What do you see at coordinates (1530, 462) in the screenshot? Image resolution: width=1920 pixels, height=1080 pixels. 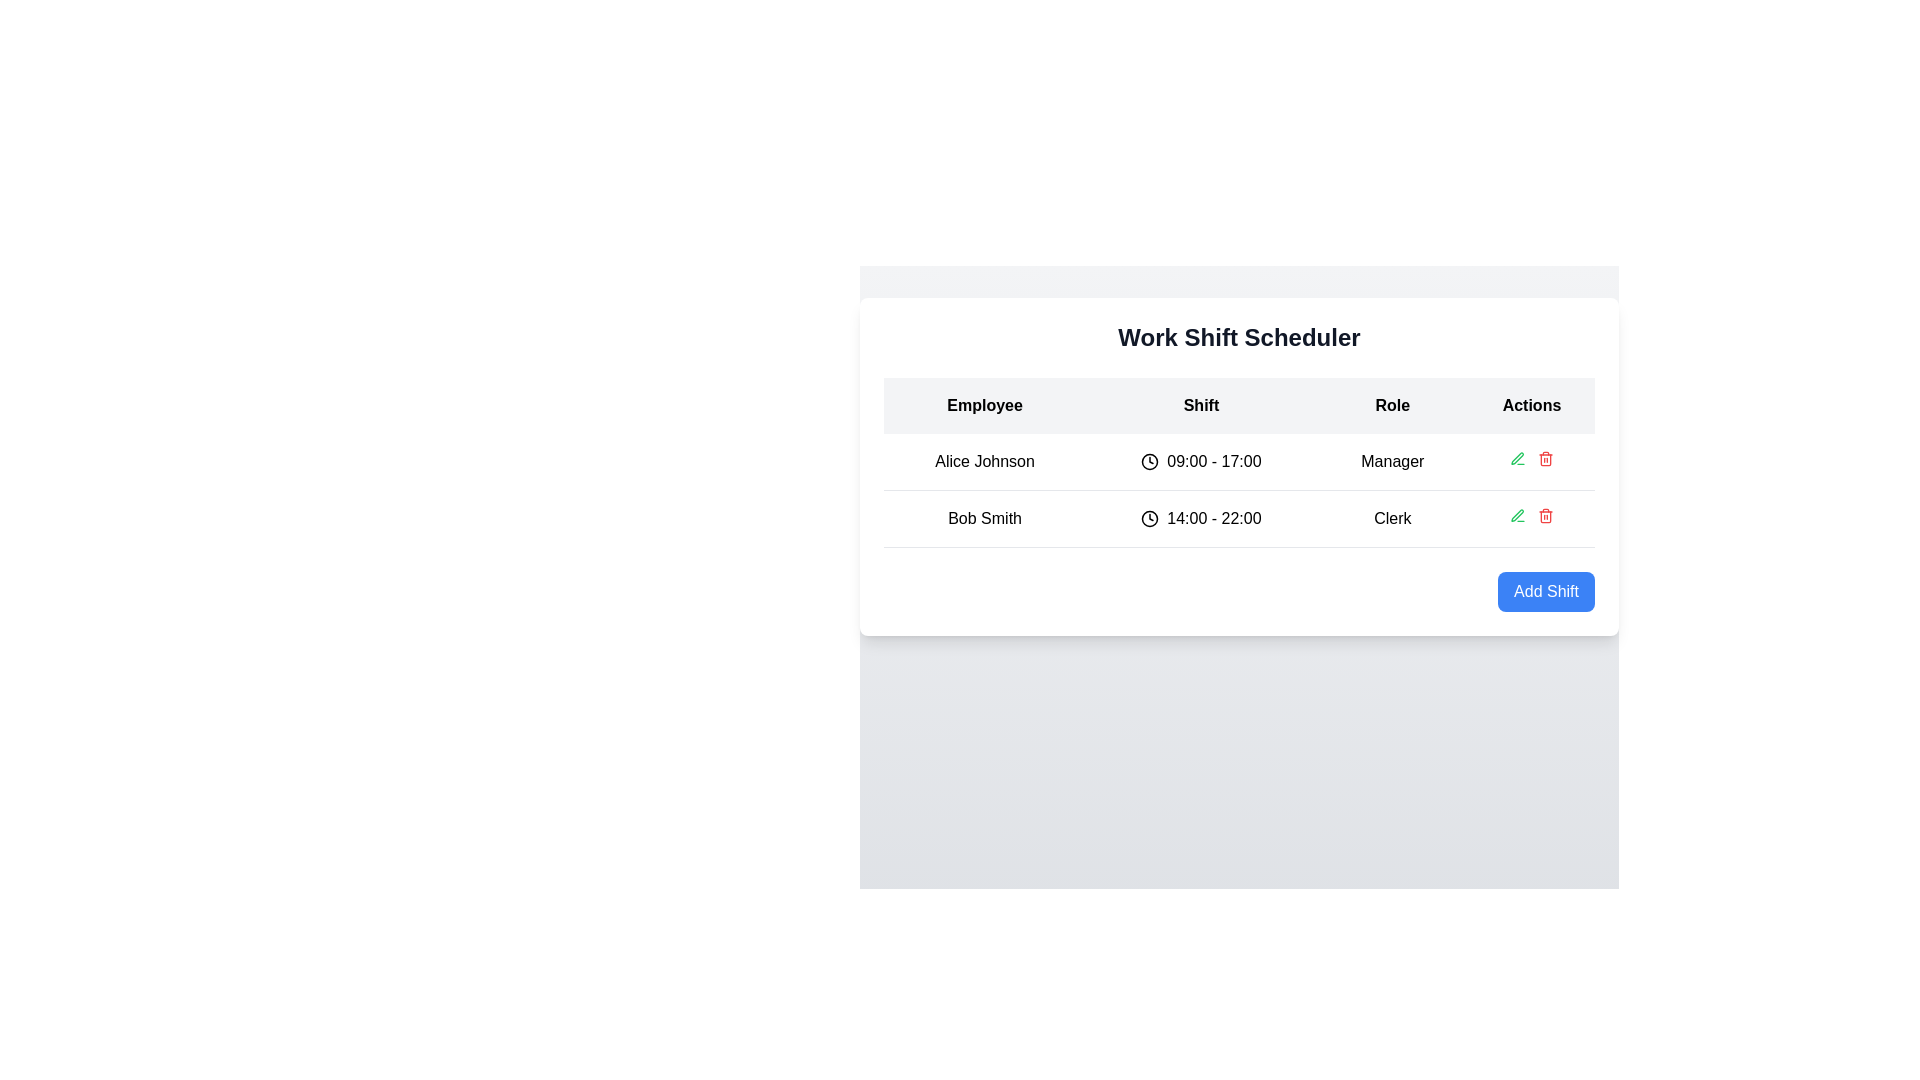 I see `the delete button/icon in the last cell of the row for 'Alice Johnson'` at bounding box center [1530, 462].